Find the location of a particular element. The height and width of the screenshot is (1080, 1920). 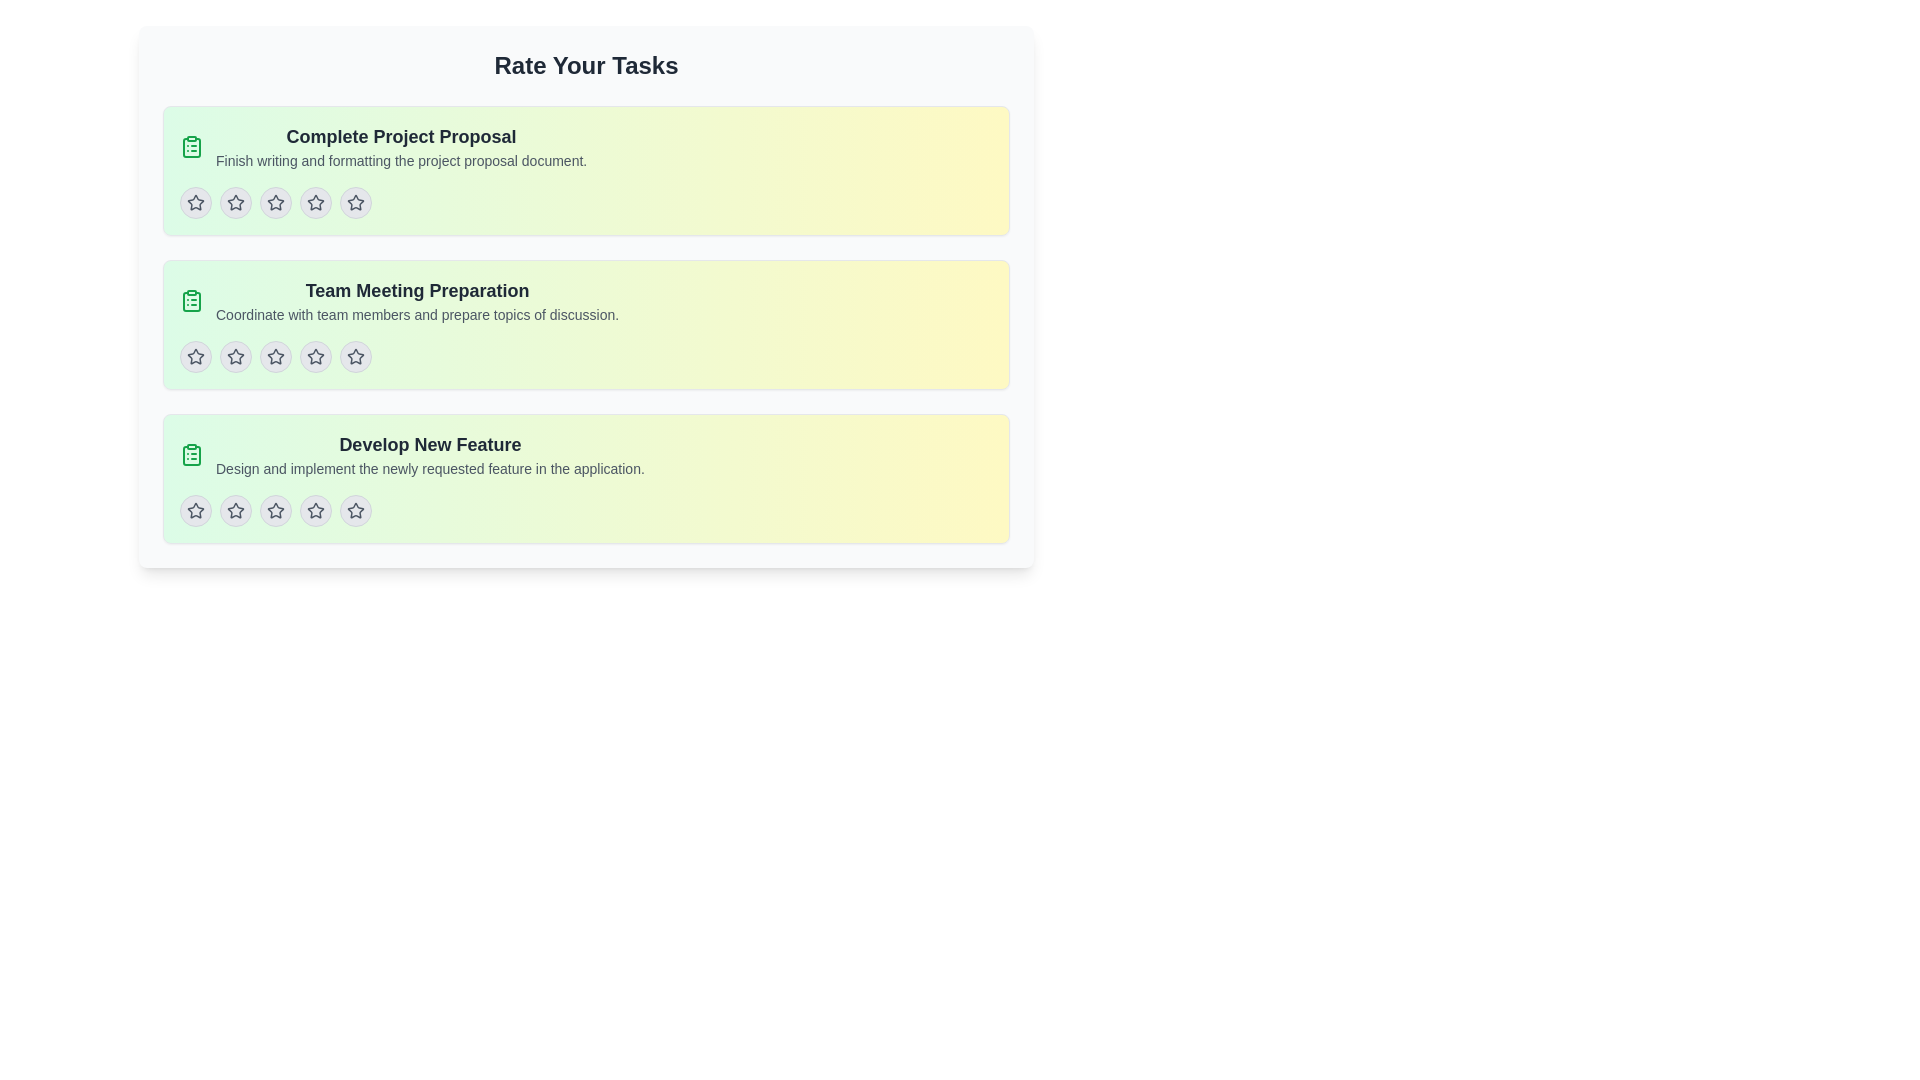

the first star rating button located under the 'Develop New Feature' section in the bottommost task card to rate it is located at coordinates (196, 509).